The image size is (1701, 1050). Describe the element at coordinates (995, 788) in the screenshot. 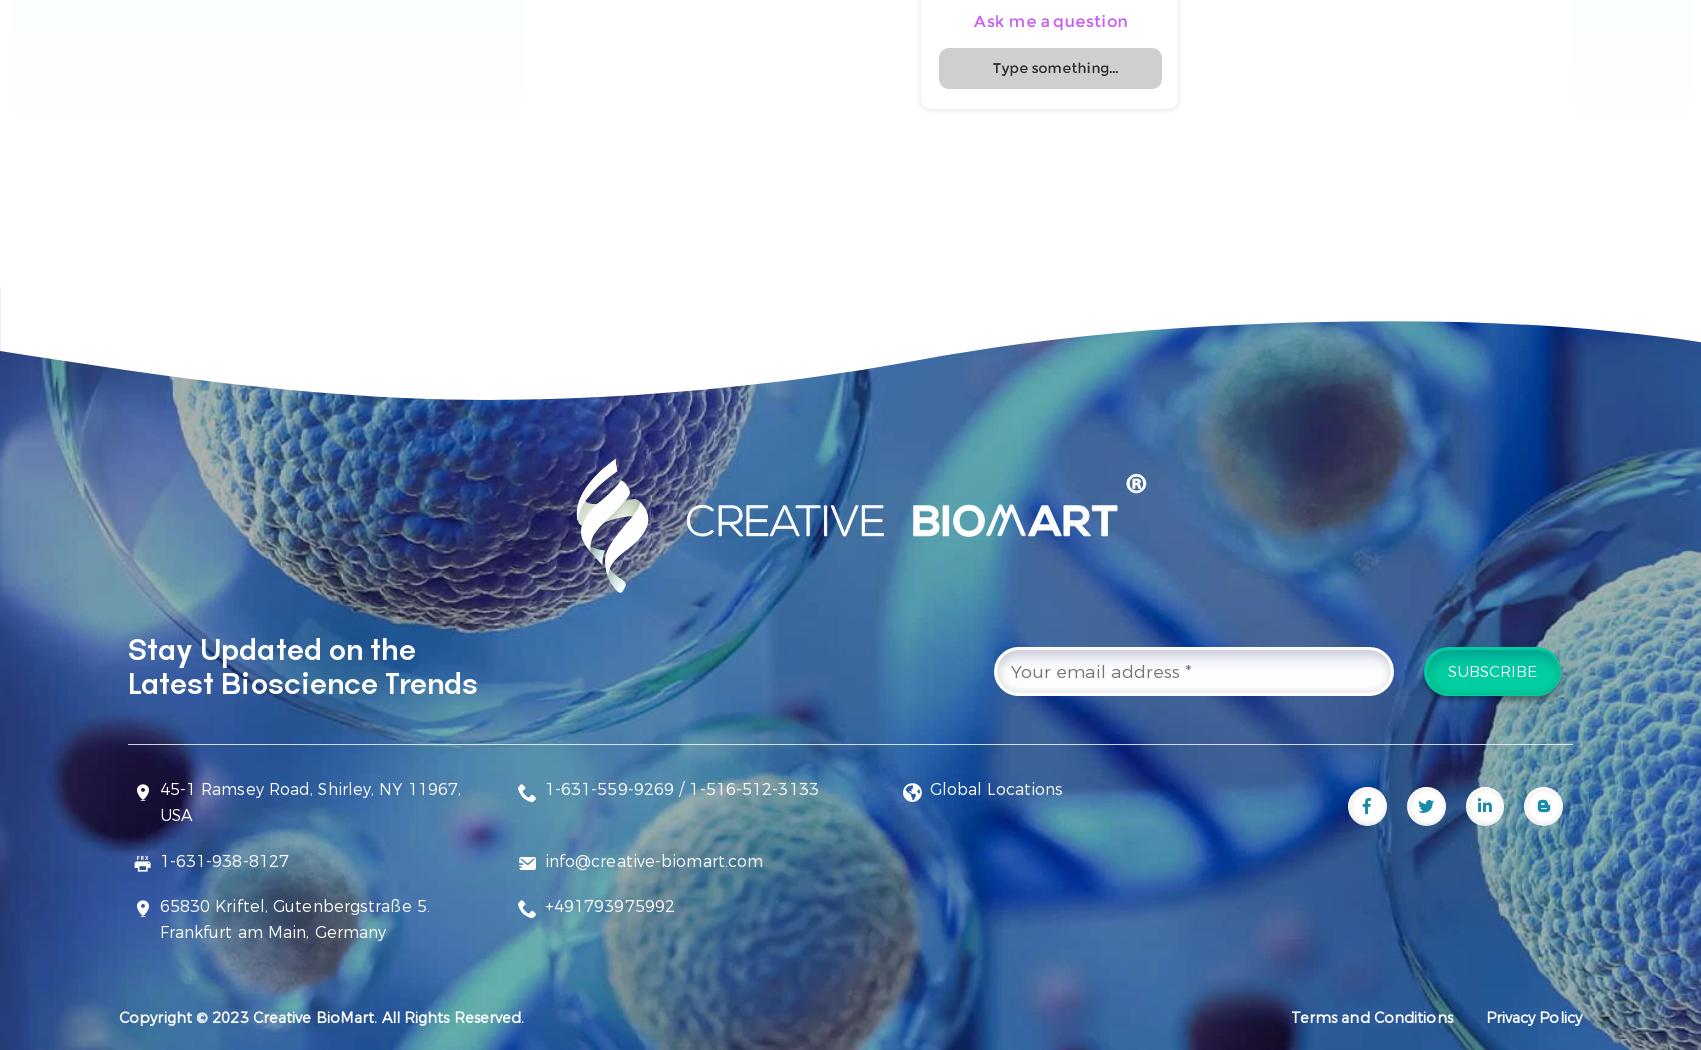

I see `'Global Locations'` at that location.